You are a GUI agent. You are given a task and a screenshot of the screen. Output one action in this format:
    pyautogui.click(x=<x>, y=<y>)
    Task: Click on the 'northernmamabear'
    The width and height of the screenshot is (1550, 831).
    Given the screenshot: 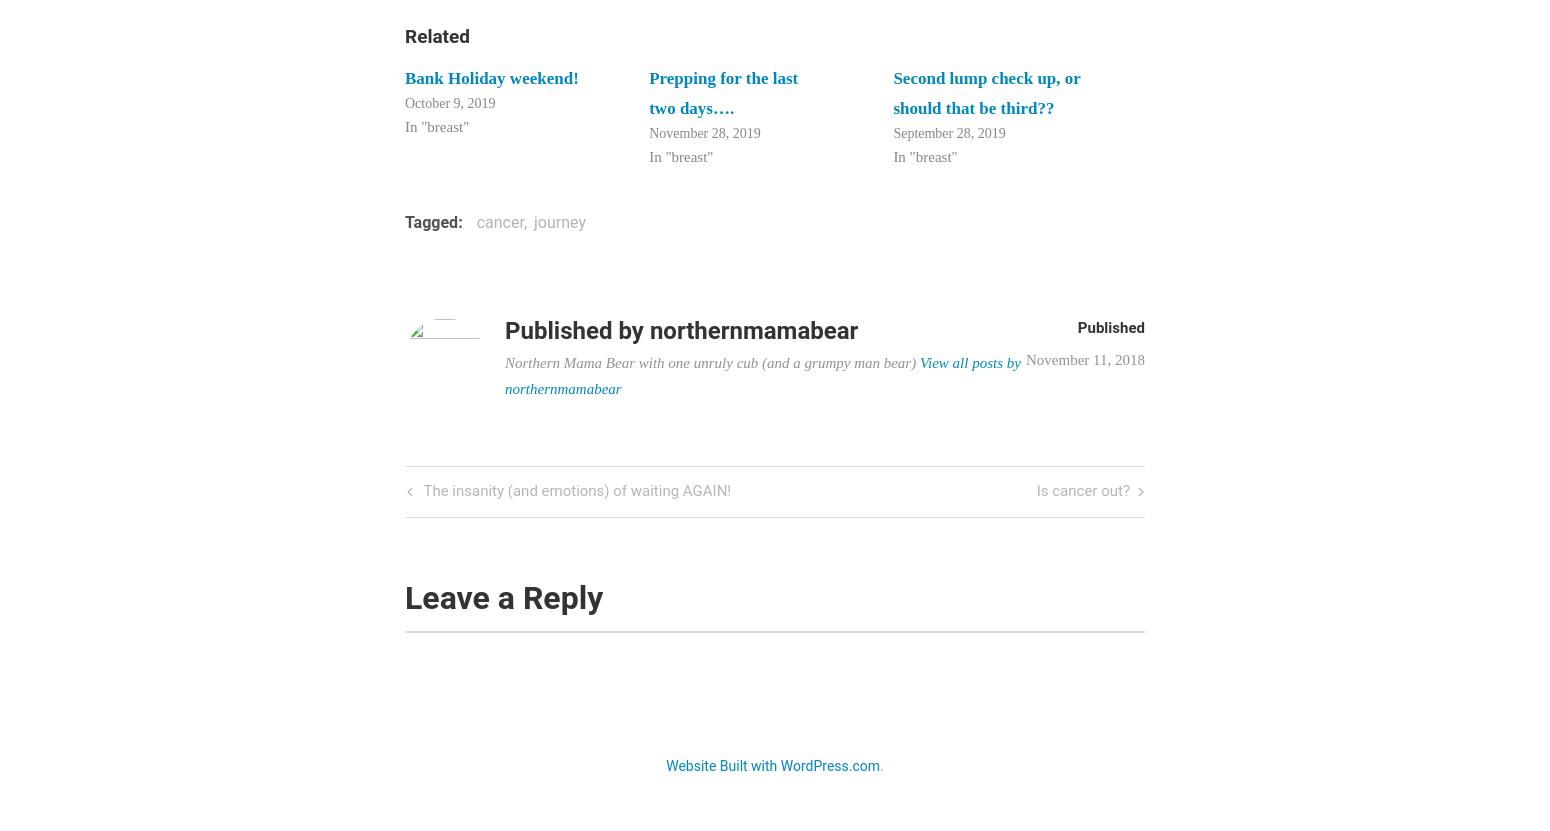 What is the action you would take?
    pyautogui.click(x=753, y=328)
    